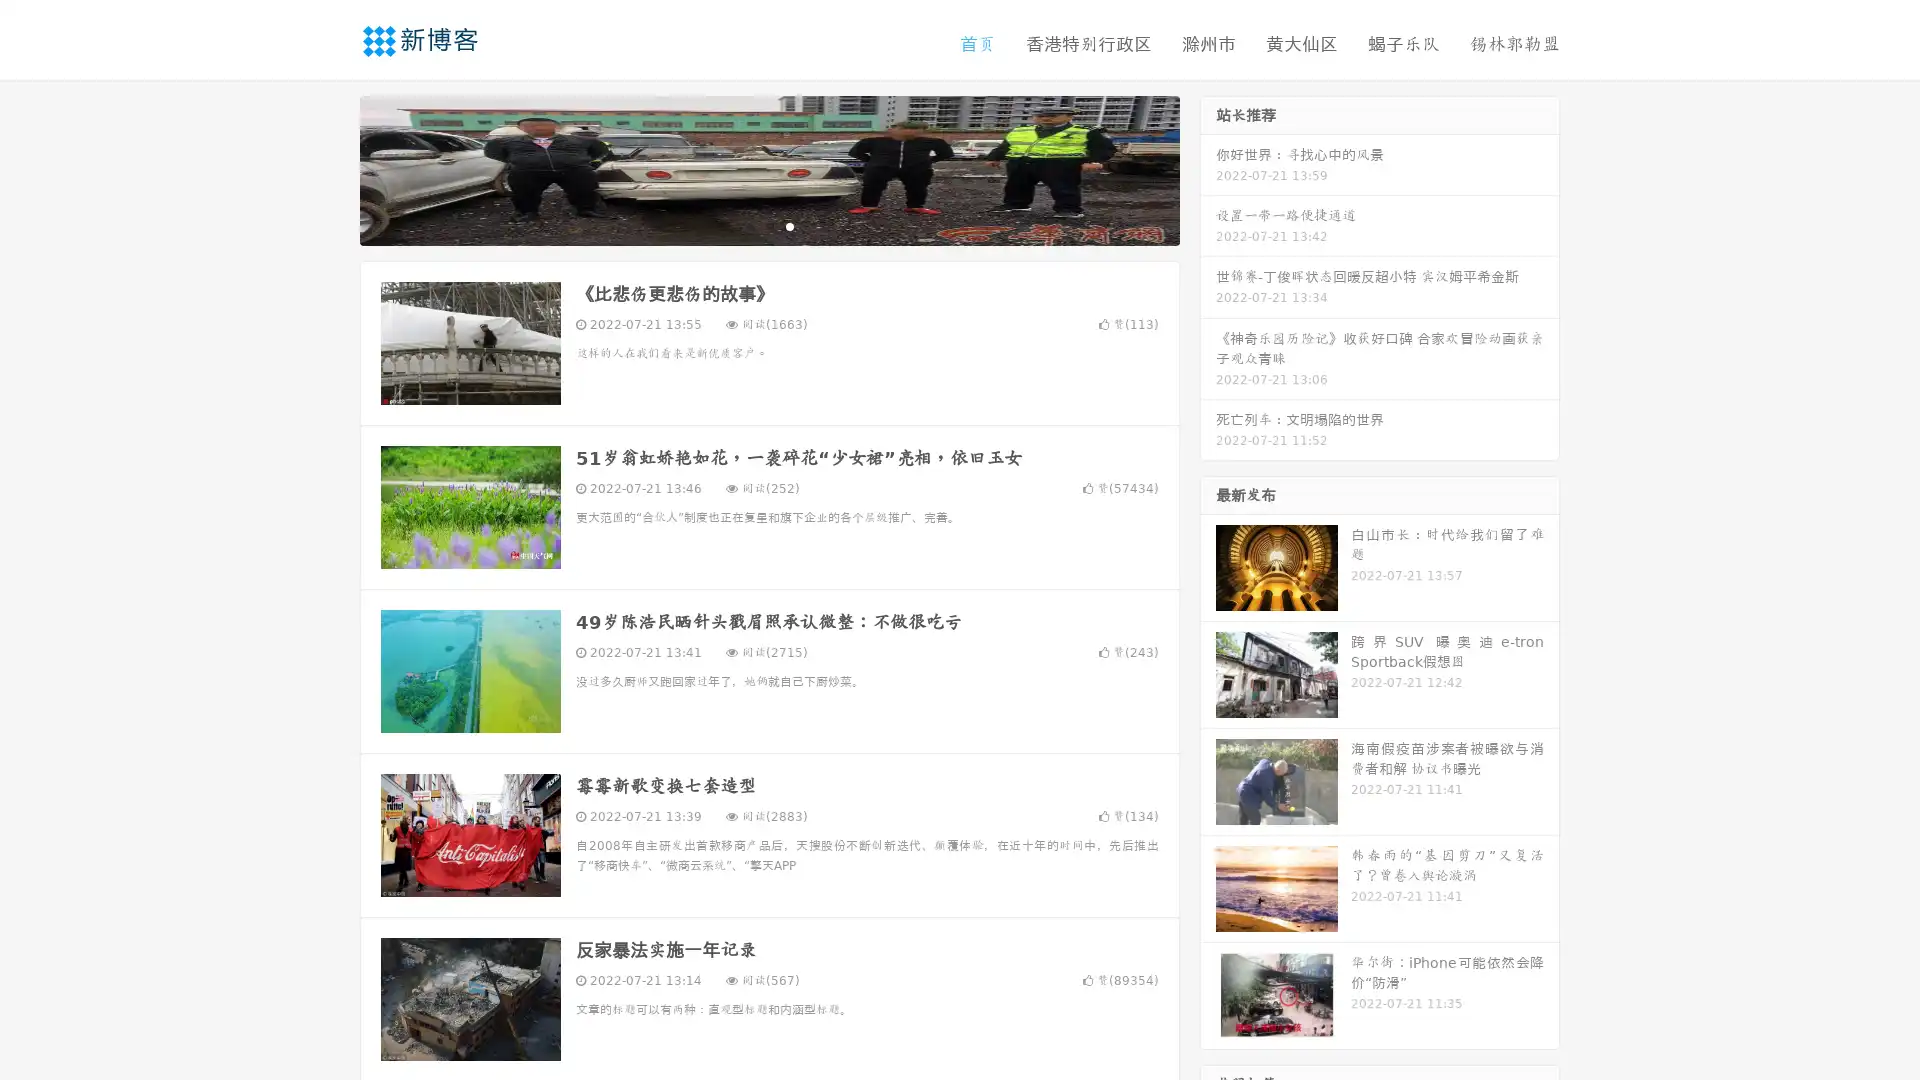 The image size is (1920, 1080). I want to click on Go to slide 1, so click(748, 225).